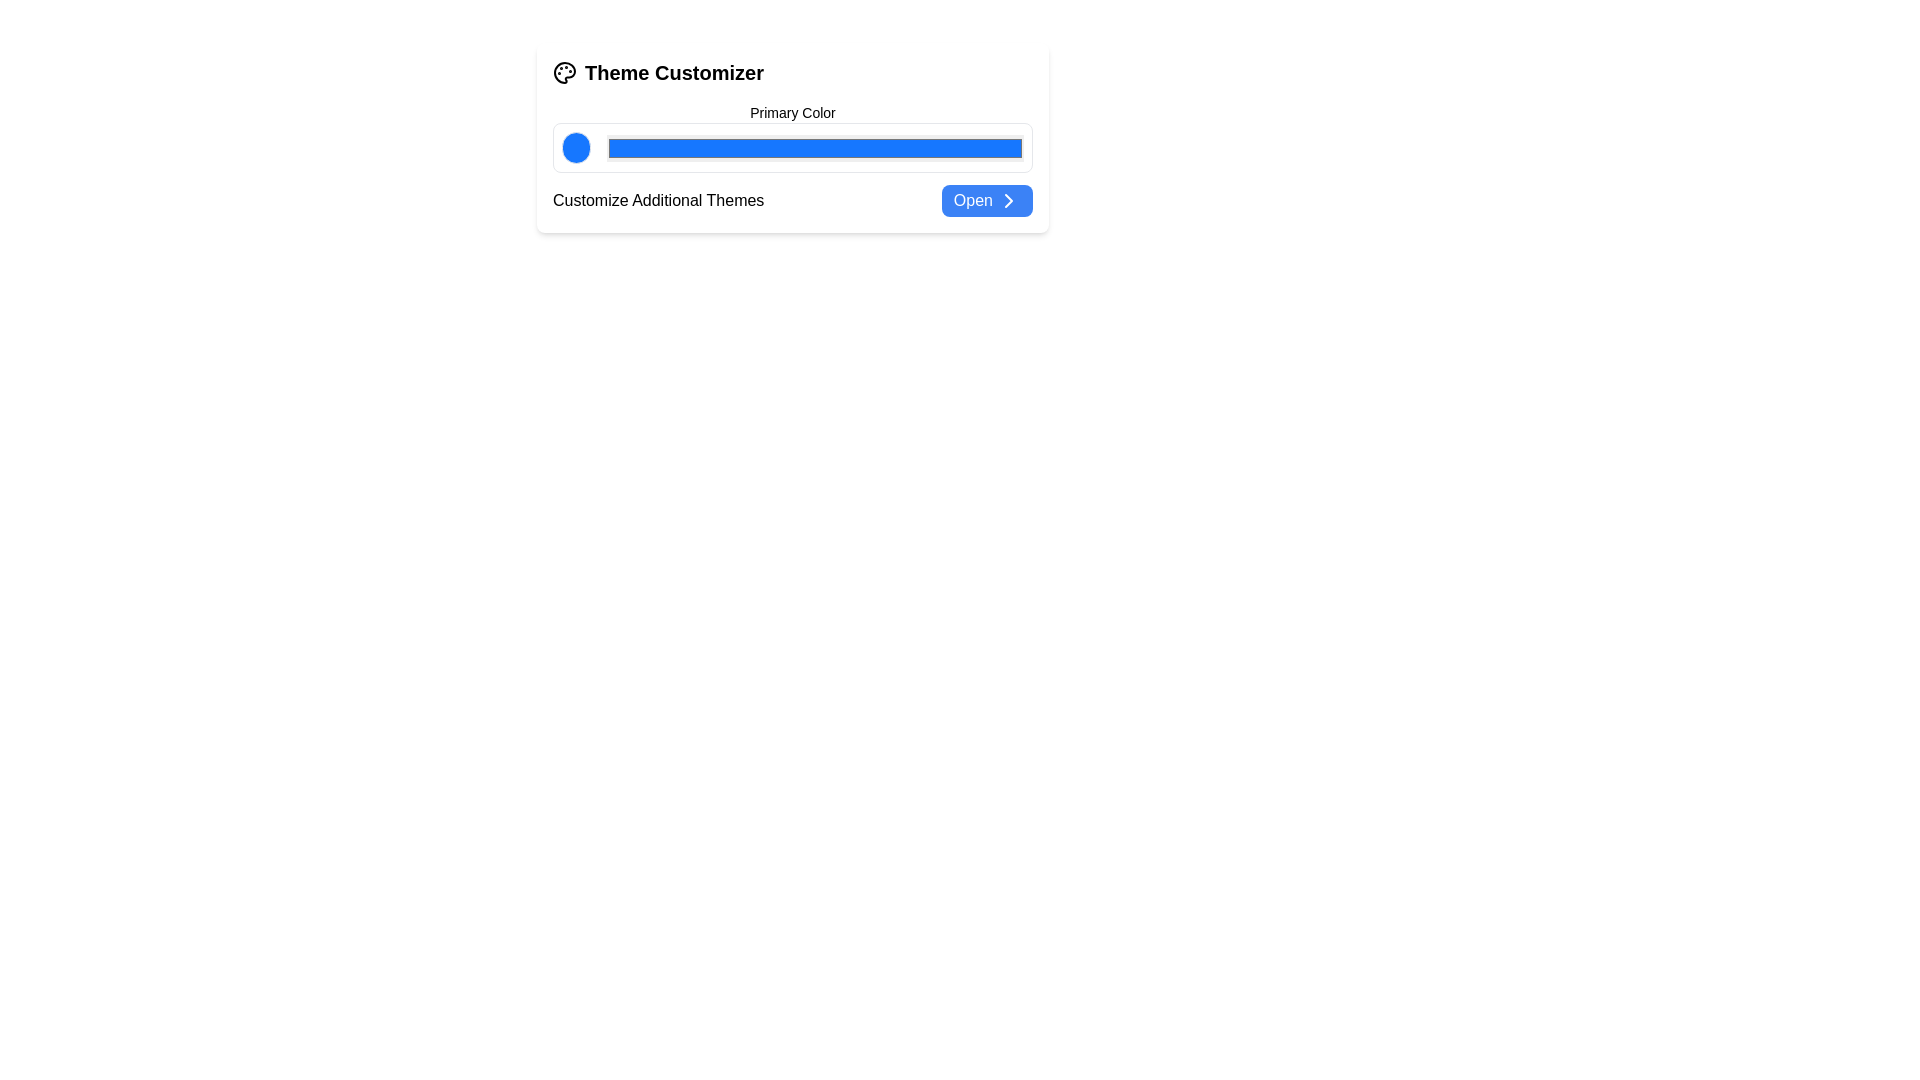 This screenshot has height=1080, width=1920. I want to click on the chevron icon located at the far right edge of the 'Open' button, so click(1008, 200).